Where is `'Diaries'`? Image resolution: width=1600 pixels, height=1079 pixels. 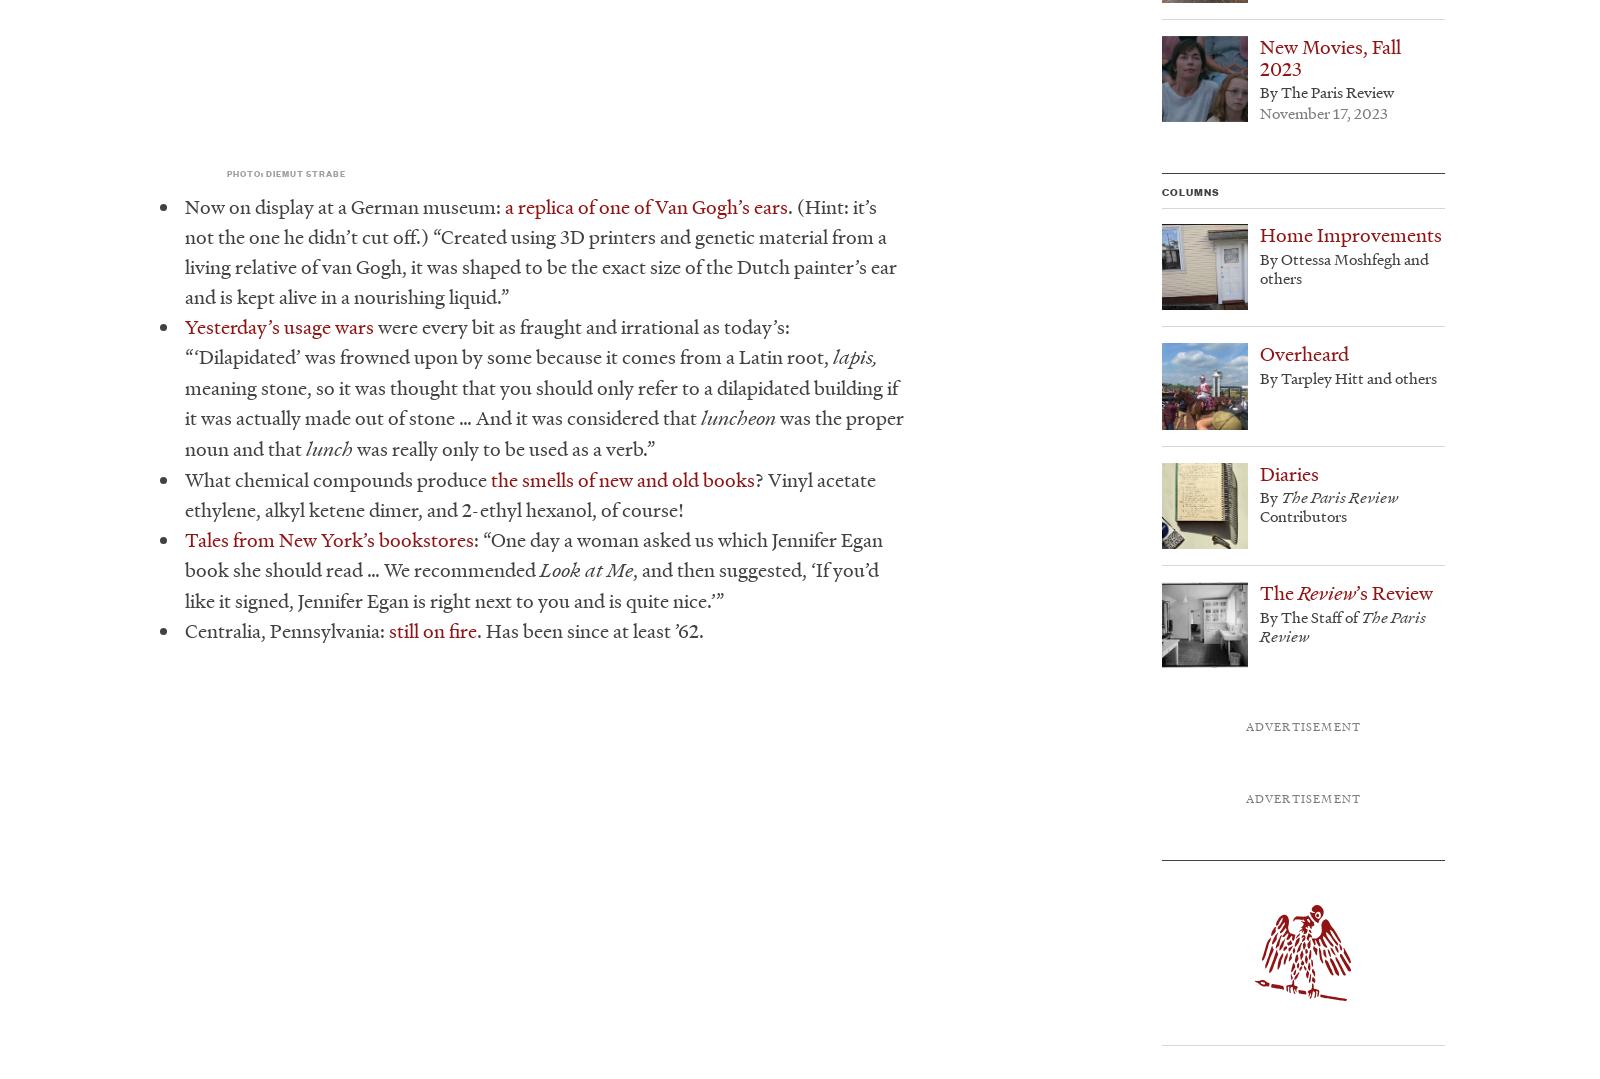
'Diaries' is located at coordinates (1288, 472).